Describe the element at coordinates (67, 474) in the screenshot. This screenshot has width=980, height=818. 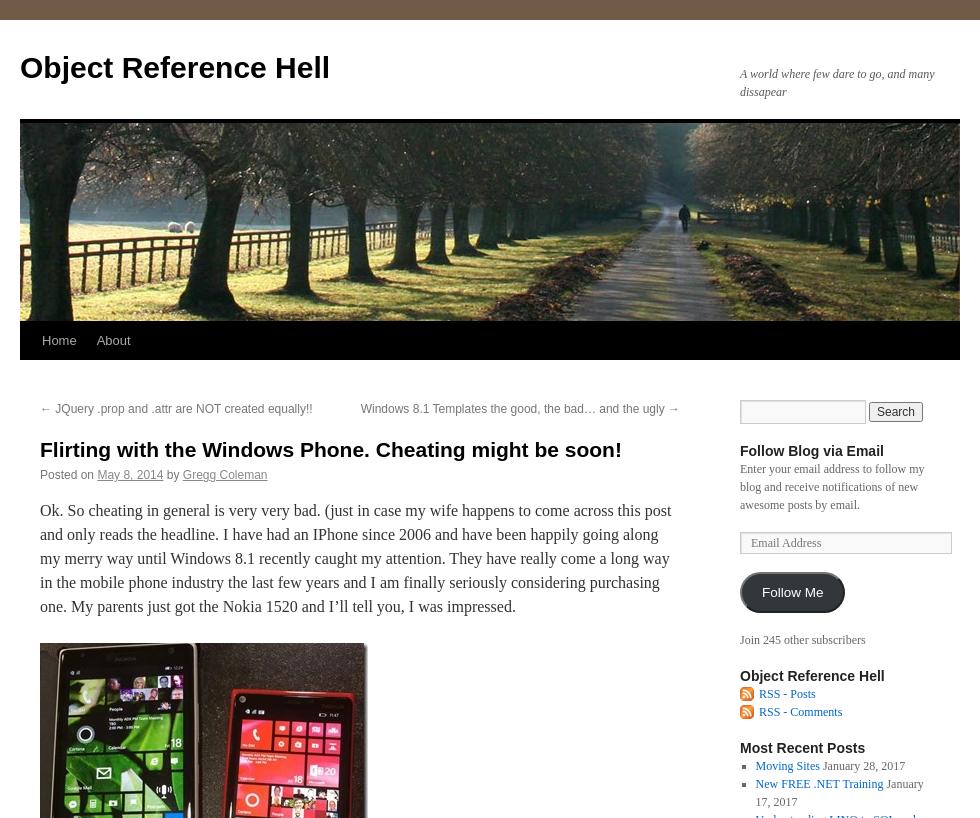
I see `'Posted on'` at that location.